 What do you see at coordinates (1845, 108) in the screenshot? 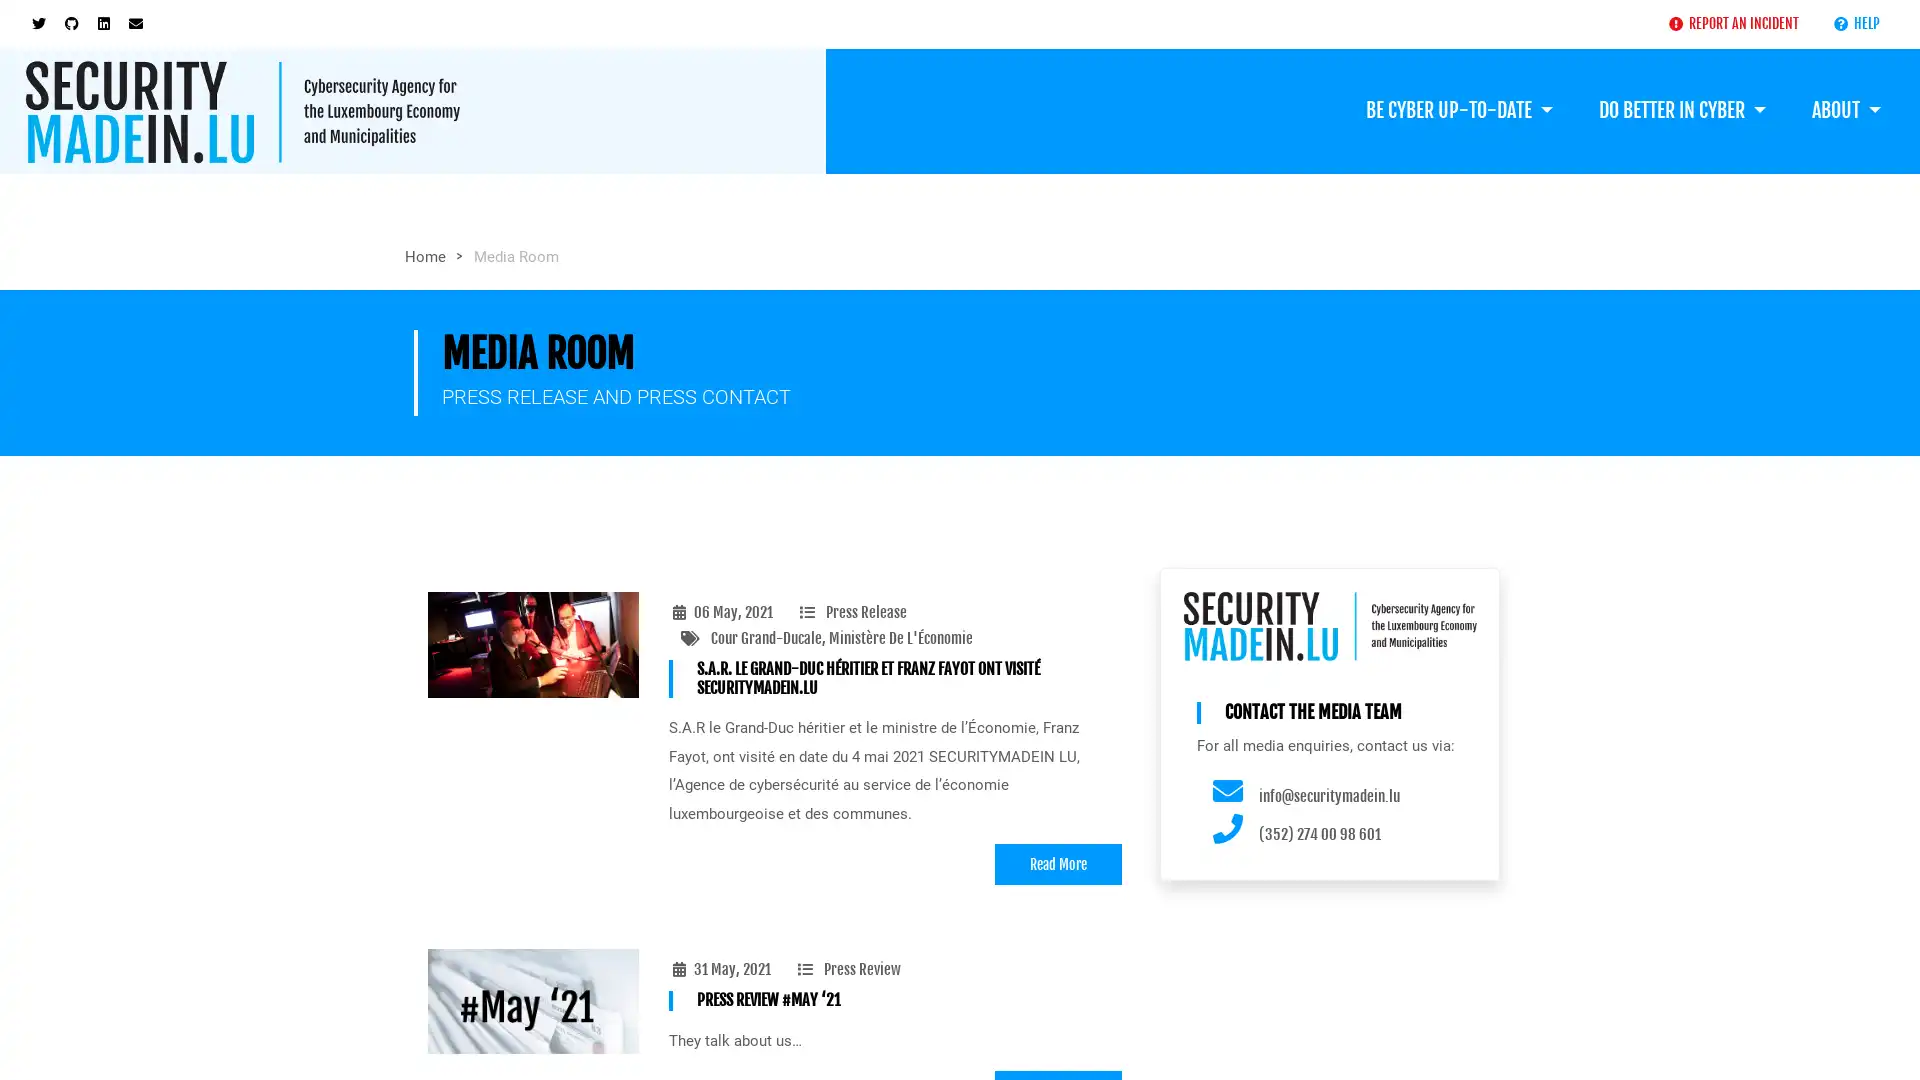
I see `ABOUT` at bounding box center [1845, 108].